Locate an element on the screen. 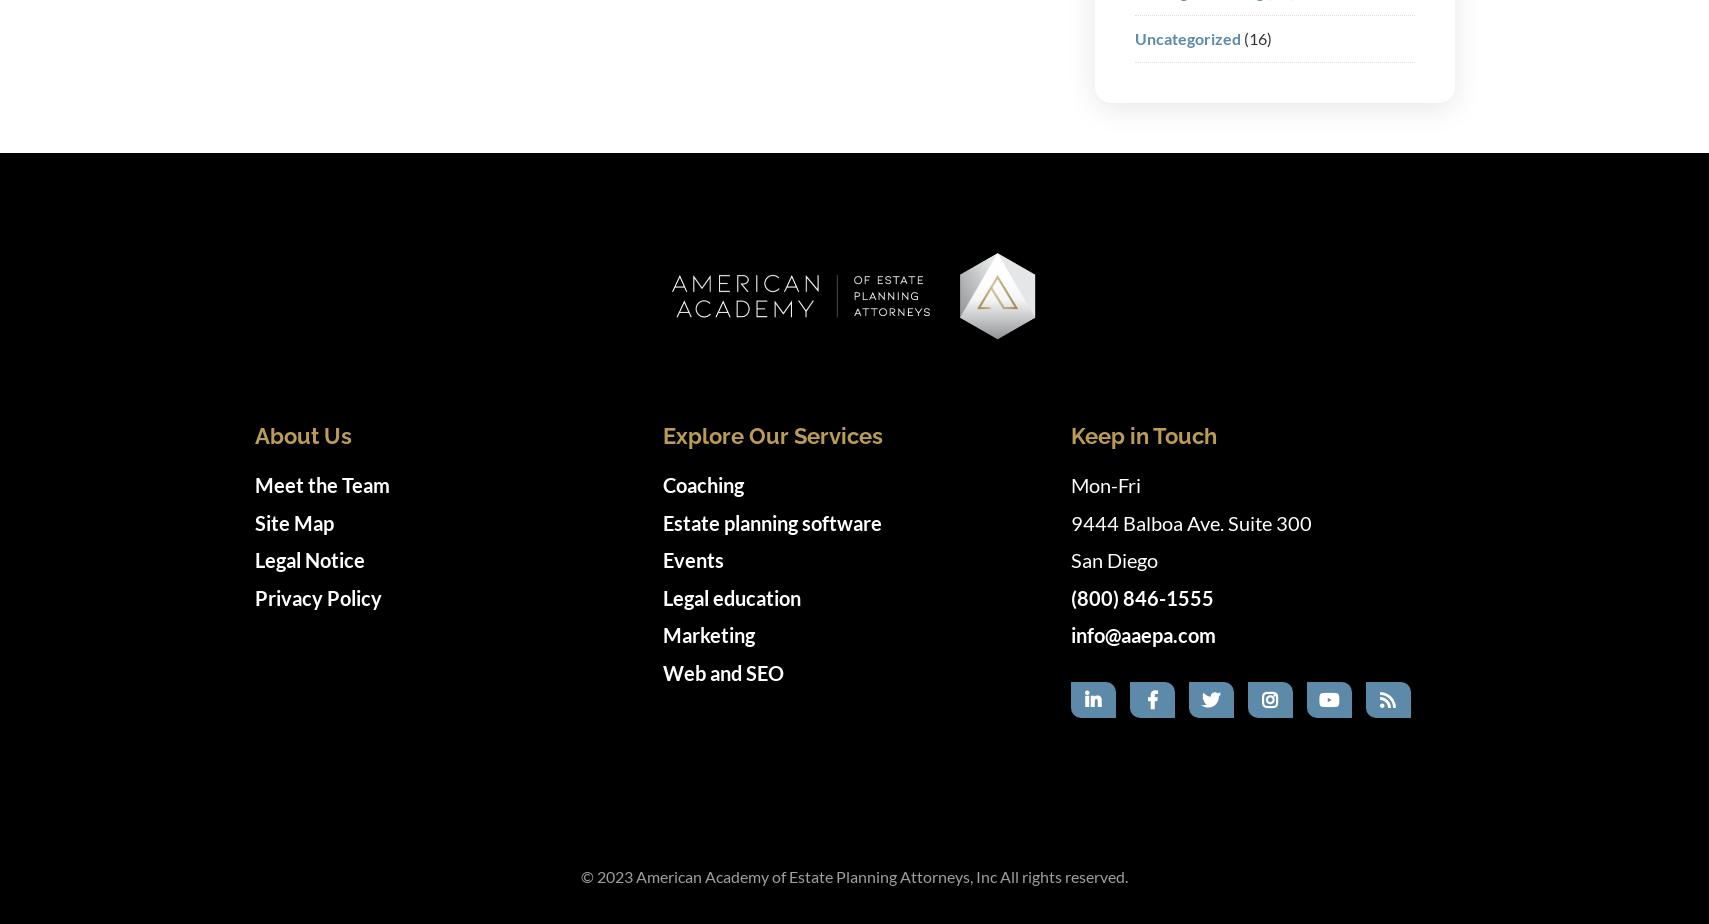 Image resolution: width=1709 pixels, height=924 pixels. 'Meet the Team' is located at coordinates (320, 484).